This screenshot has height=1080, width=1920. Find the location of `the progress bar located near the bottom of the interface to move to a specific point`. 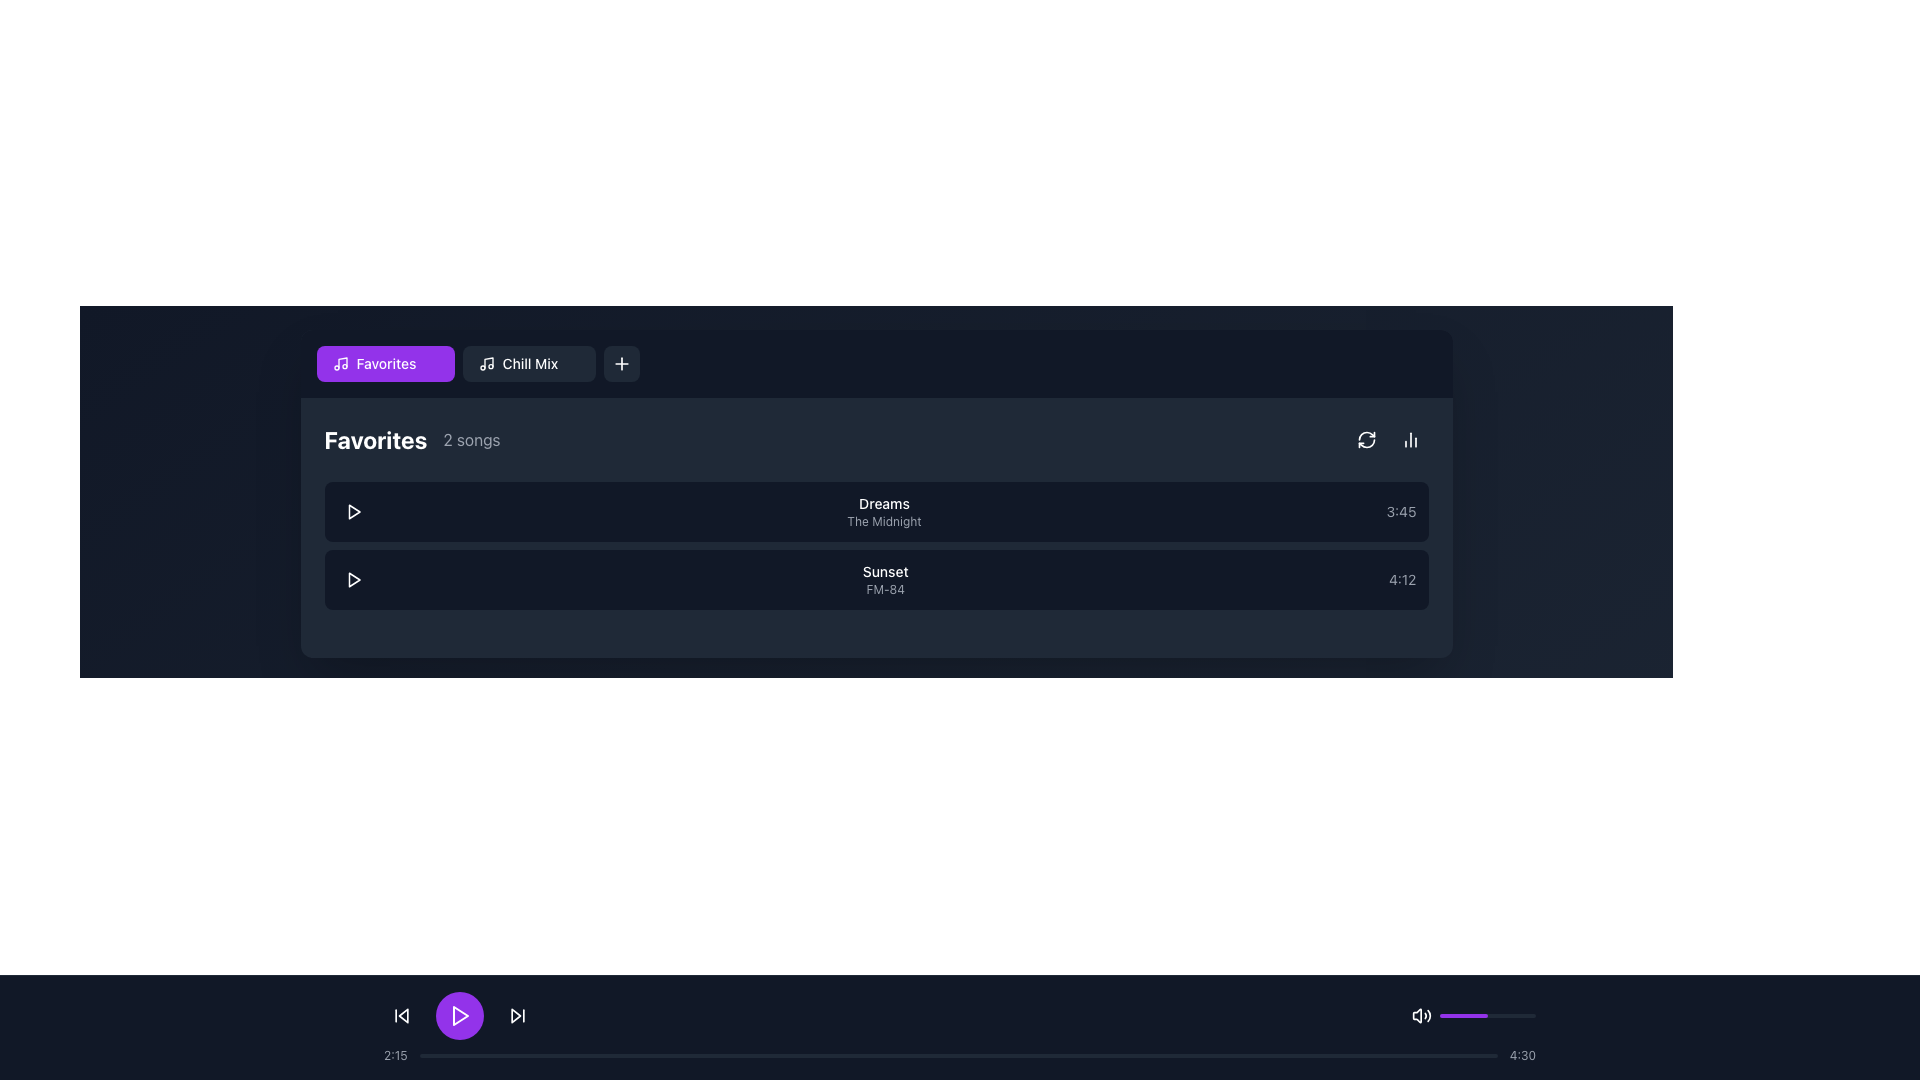

the progress bar located near the bottom of the interface to move to a specific point is located at coordinates (957, 1055).